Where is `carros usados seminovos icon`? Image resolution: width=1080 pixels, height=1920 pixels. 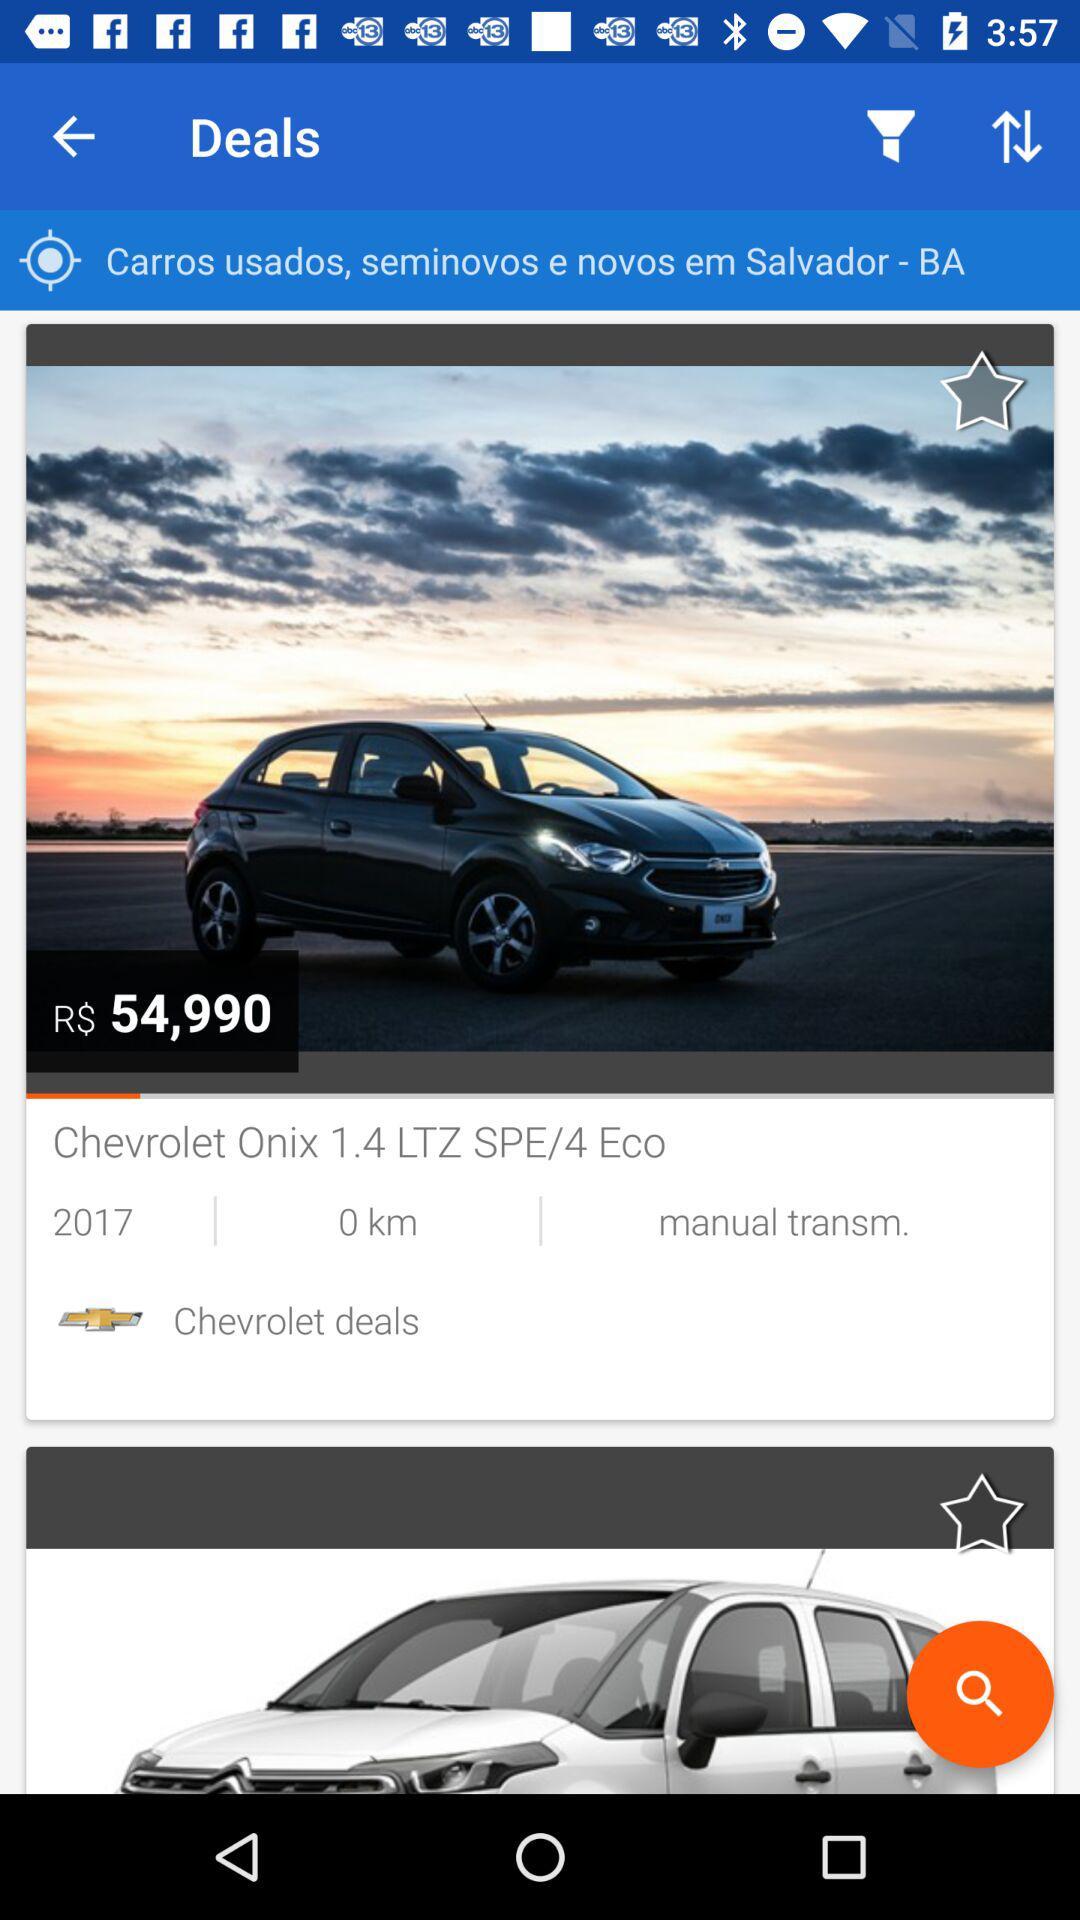
carros usados seminovos icon is located at coordinates (540, 259).